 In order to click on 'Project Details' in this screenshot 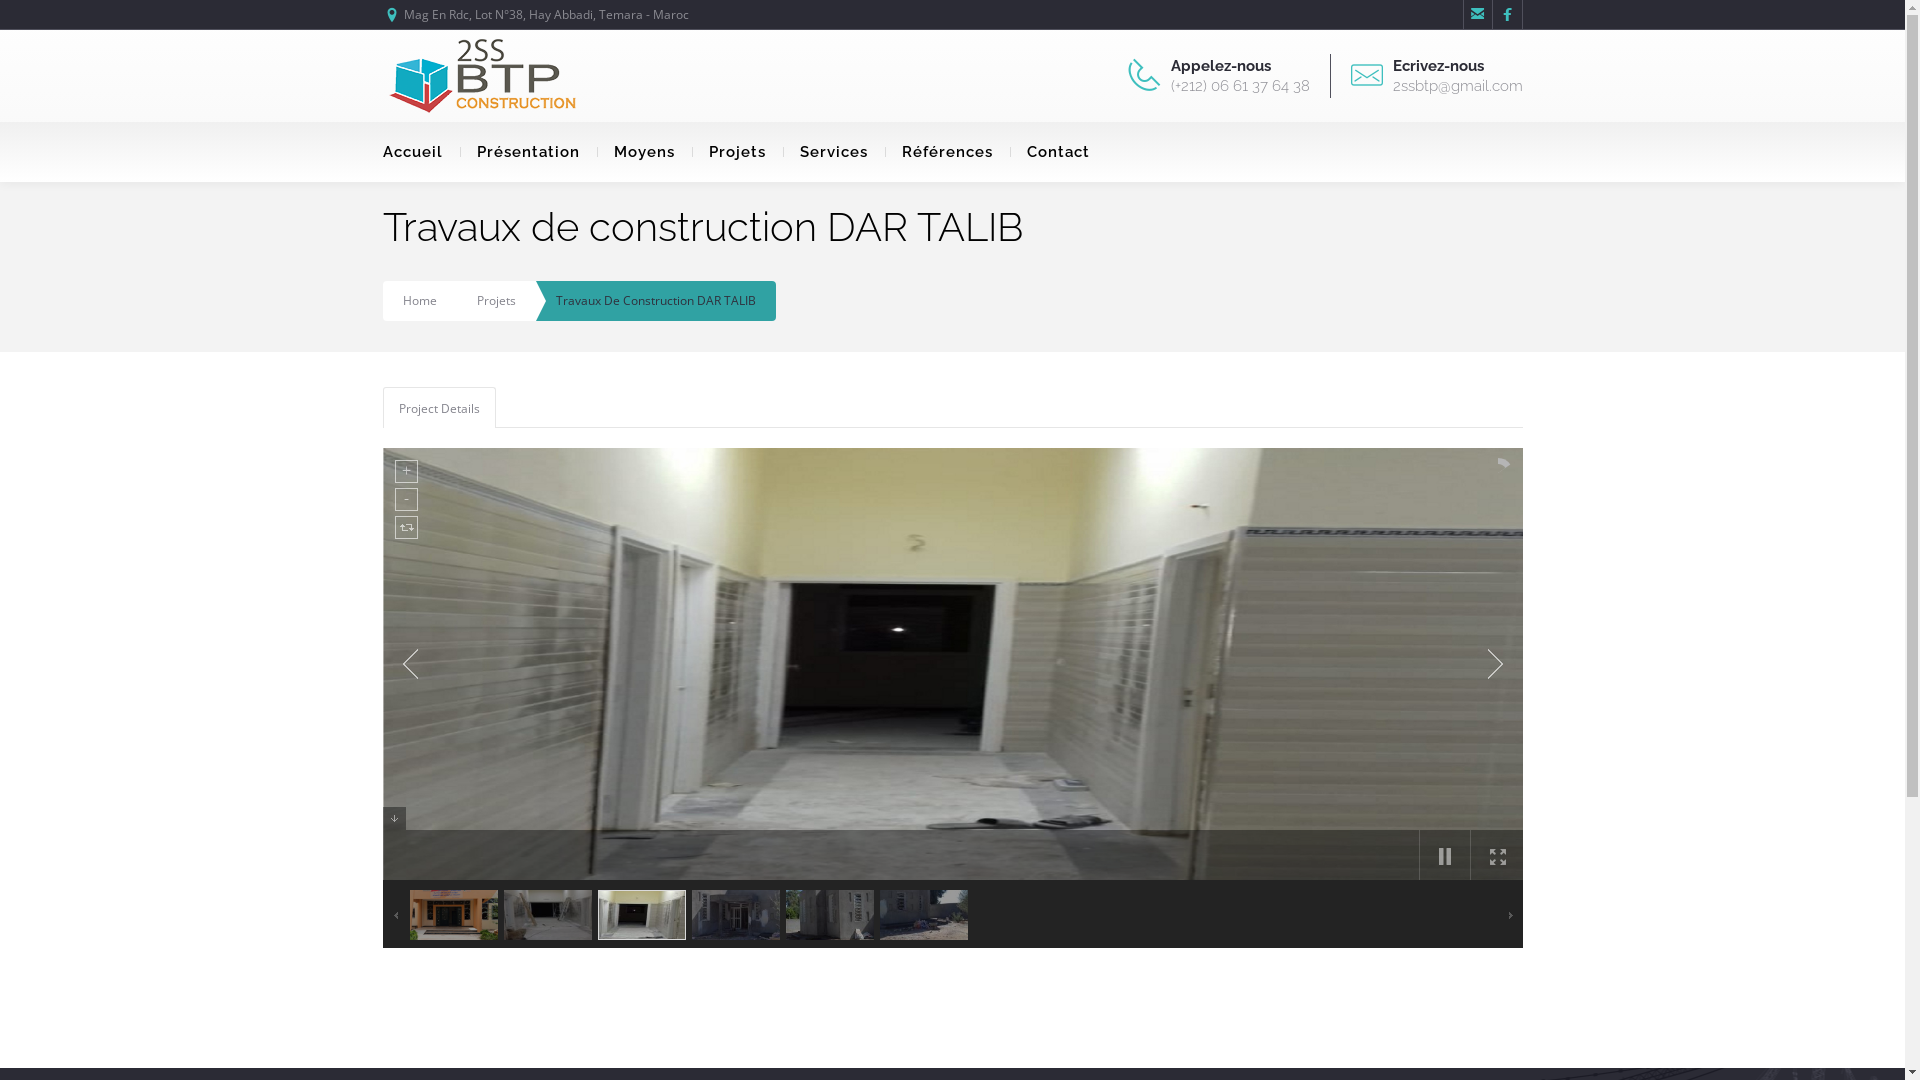, I will do `click(384, 407)`.